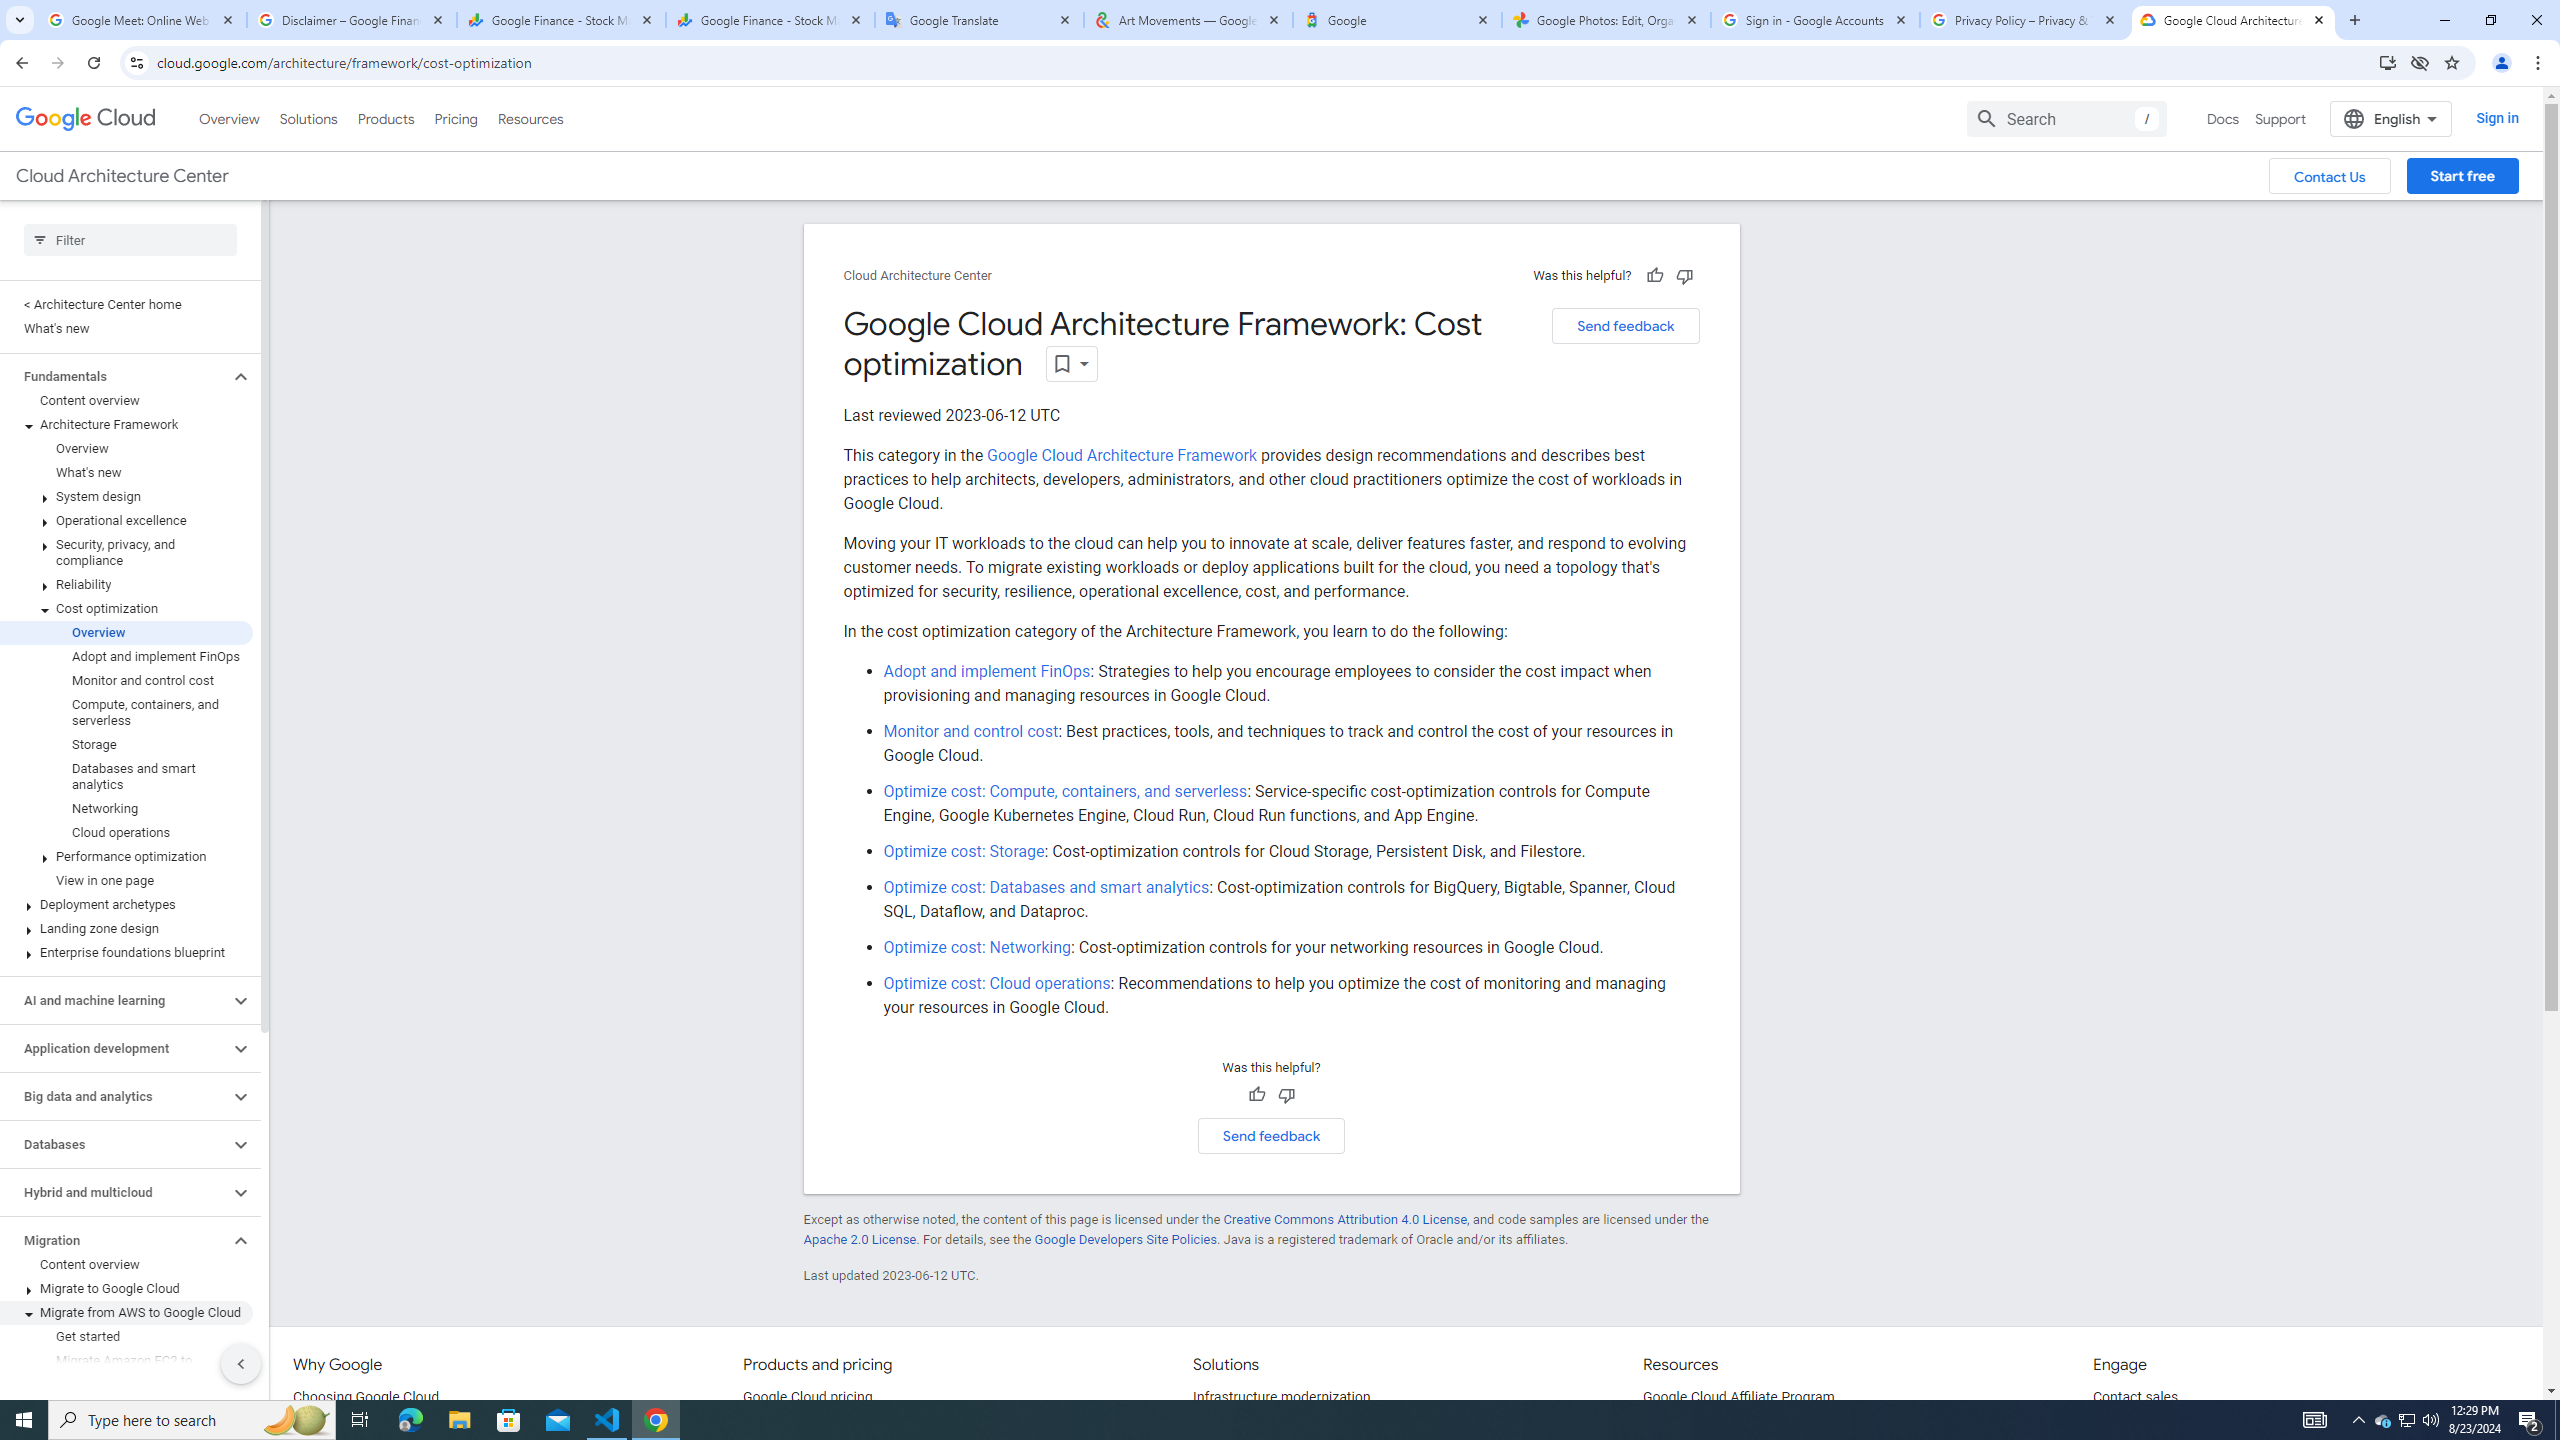 The width and height of the screenshot is (2560, 1440). What do you see at coordinates (113, 1192) in the screenshot?
I see `'Hybrid and multicloud'` at bounding box center [113, 1192].